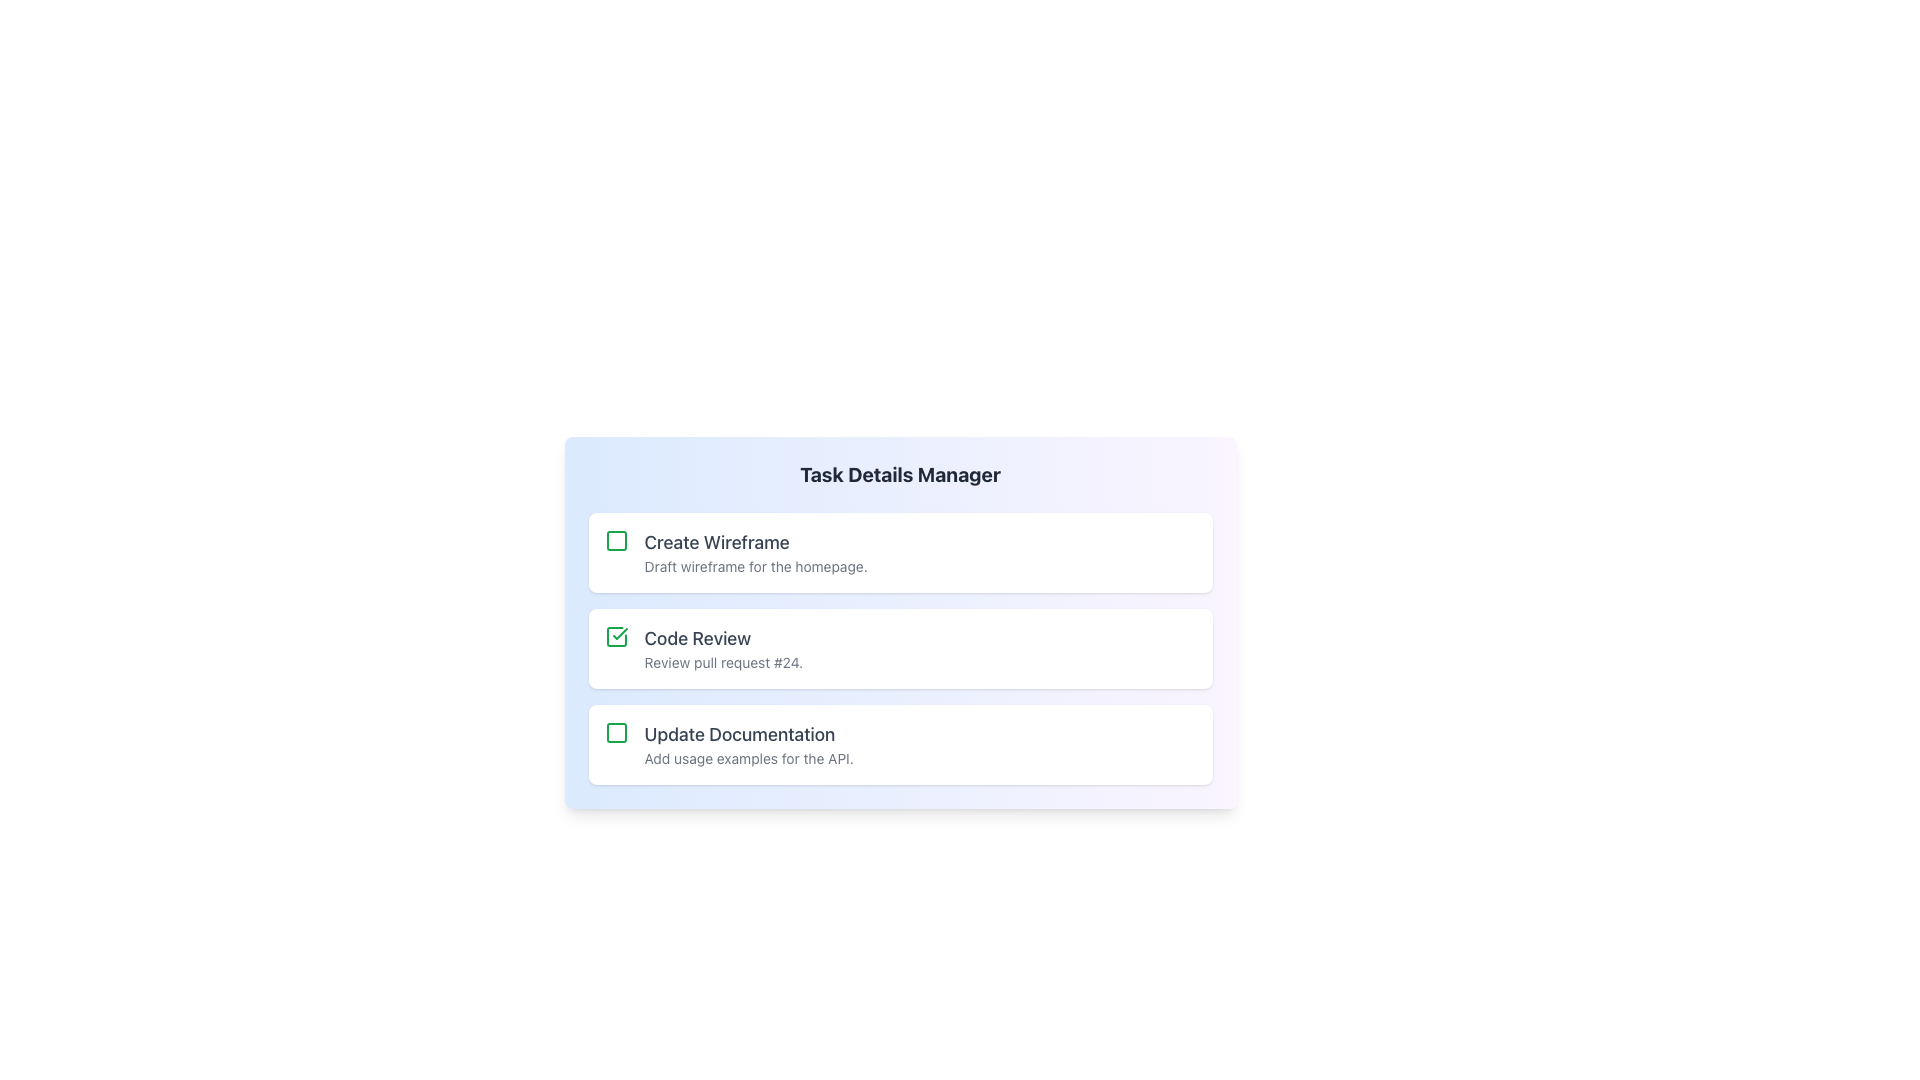 This screenshot has height=1080, width=1920. What do you see at coordinates (615, 732) in the screenshot?
I see `the green-bordered checkbox located to the left of the text content in the card titled 'Update Documentation'` at bounding box center [615, 732].